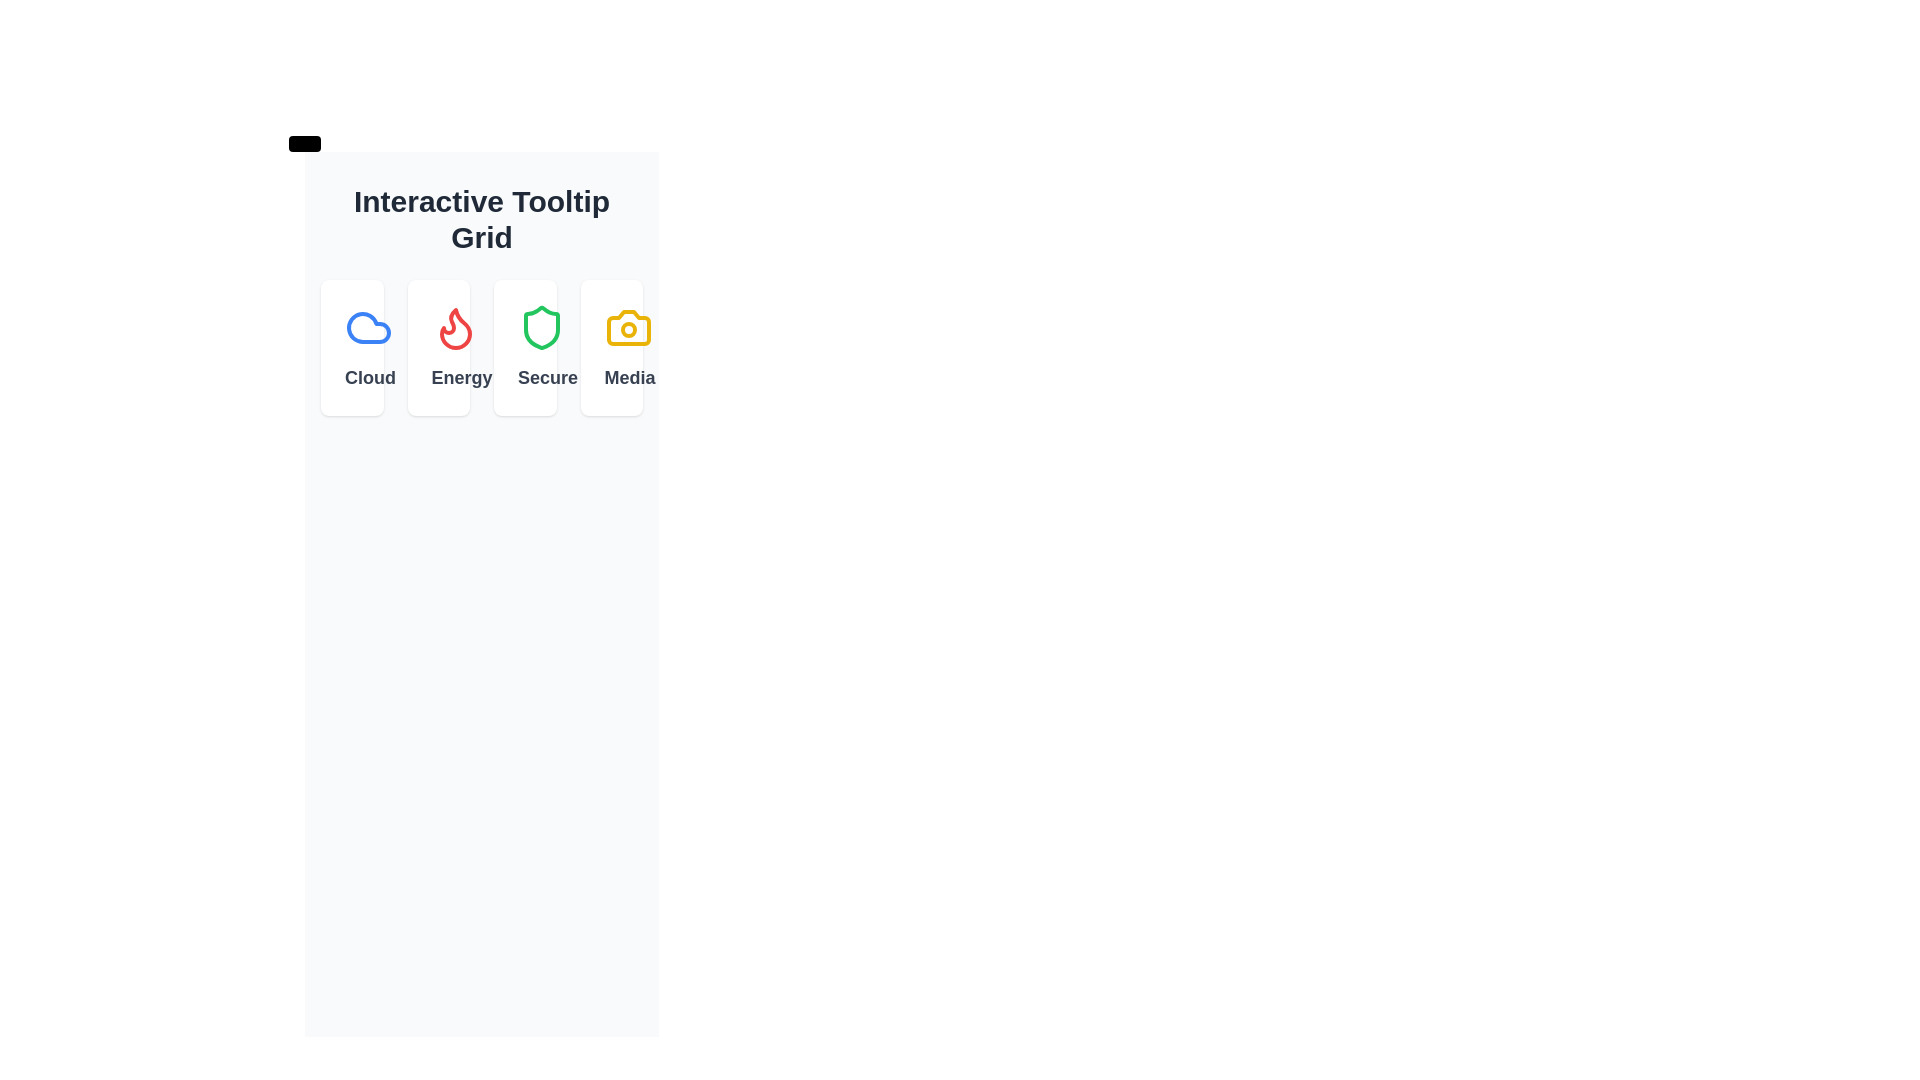 The width and height of the screenshot is (1920, 1080). What do you see at coordinates (610, 346) in the screenshot?
I see `the fourth card in the grid, which represents media-related options` at bounding box center [610, 346].